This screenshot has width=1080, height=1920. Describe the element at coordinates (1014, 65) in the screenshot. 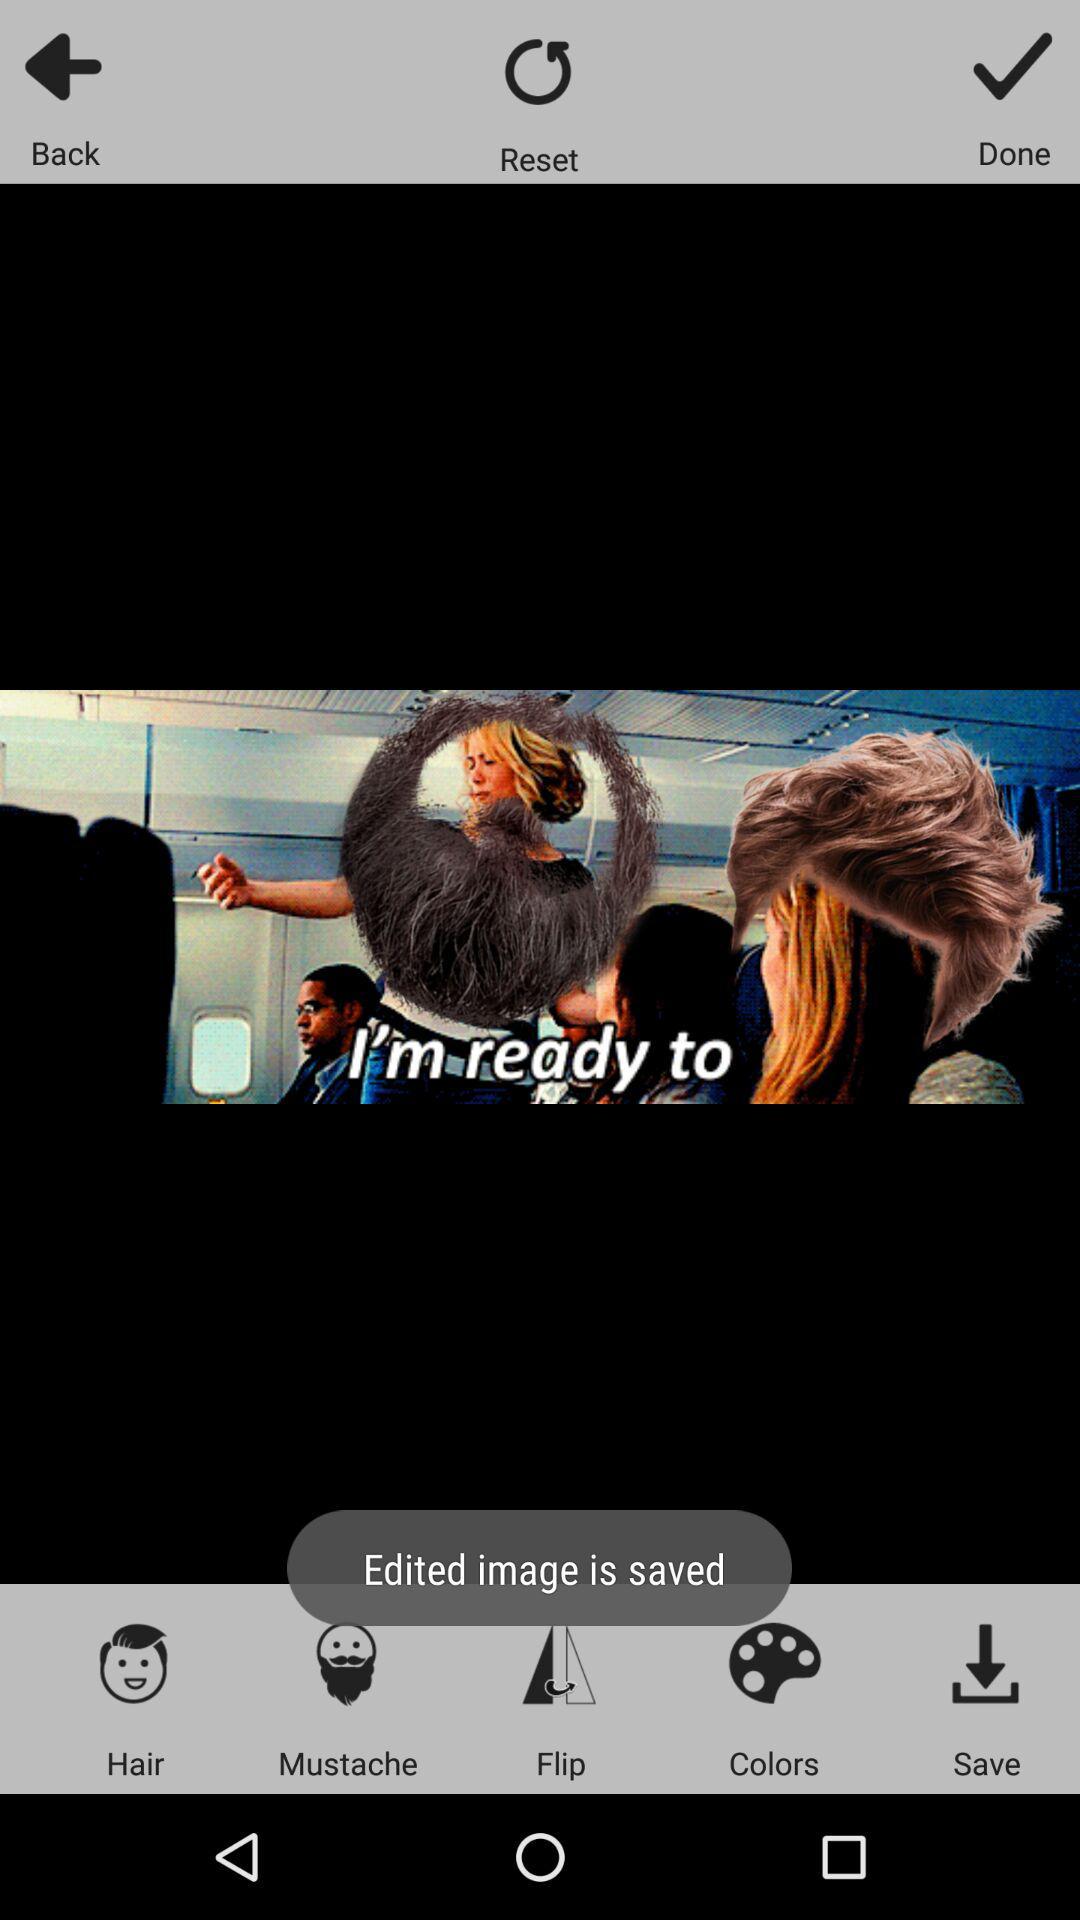

I see `the check icon` at that location.